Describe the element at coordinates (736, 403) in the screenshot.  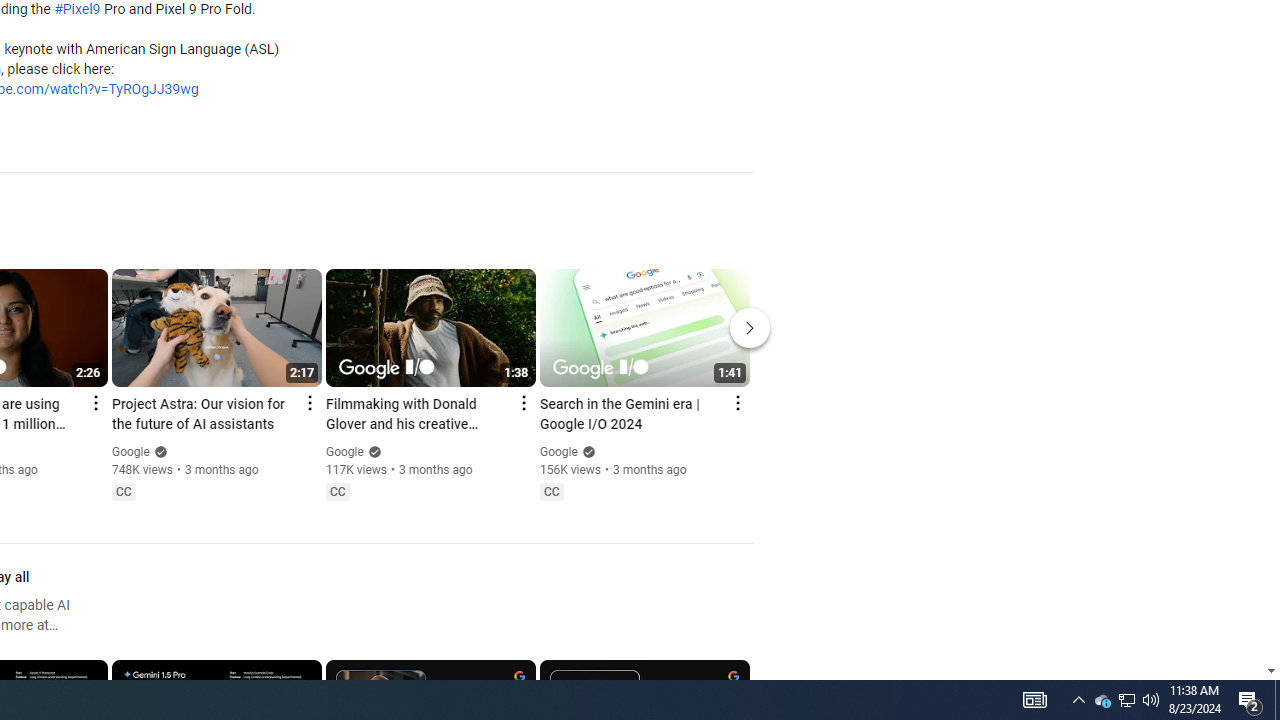
I see `'Action menu'` at that location.